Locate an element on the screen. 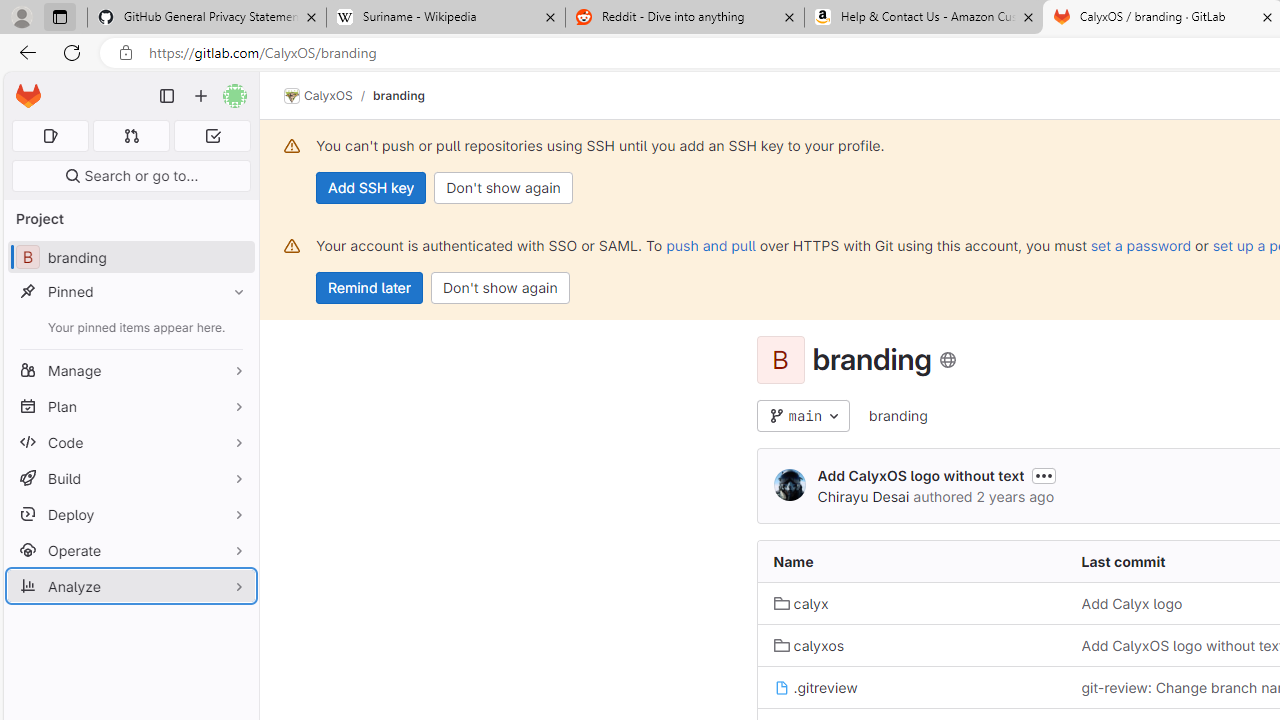  'branding' is located at coordinates (897, 415).